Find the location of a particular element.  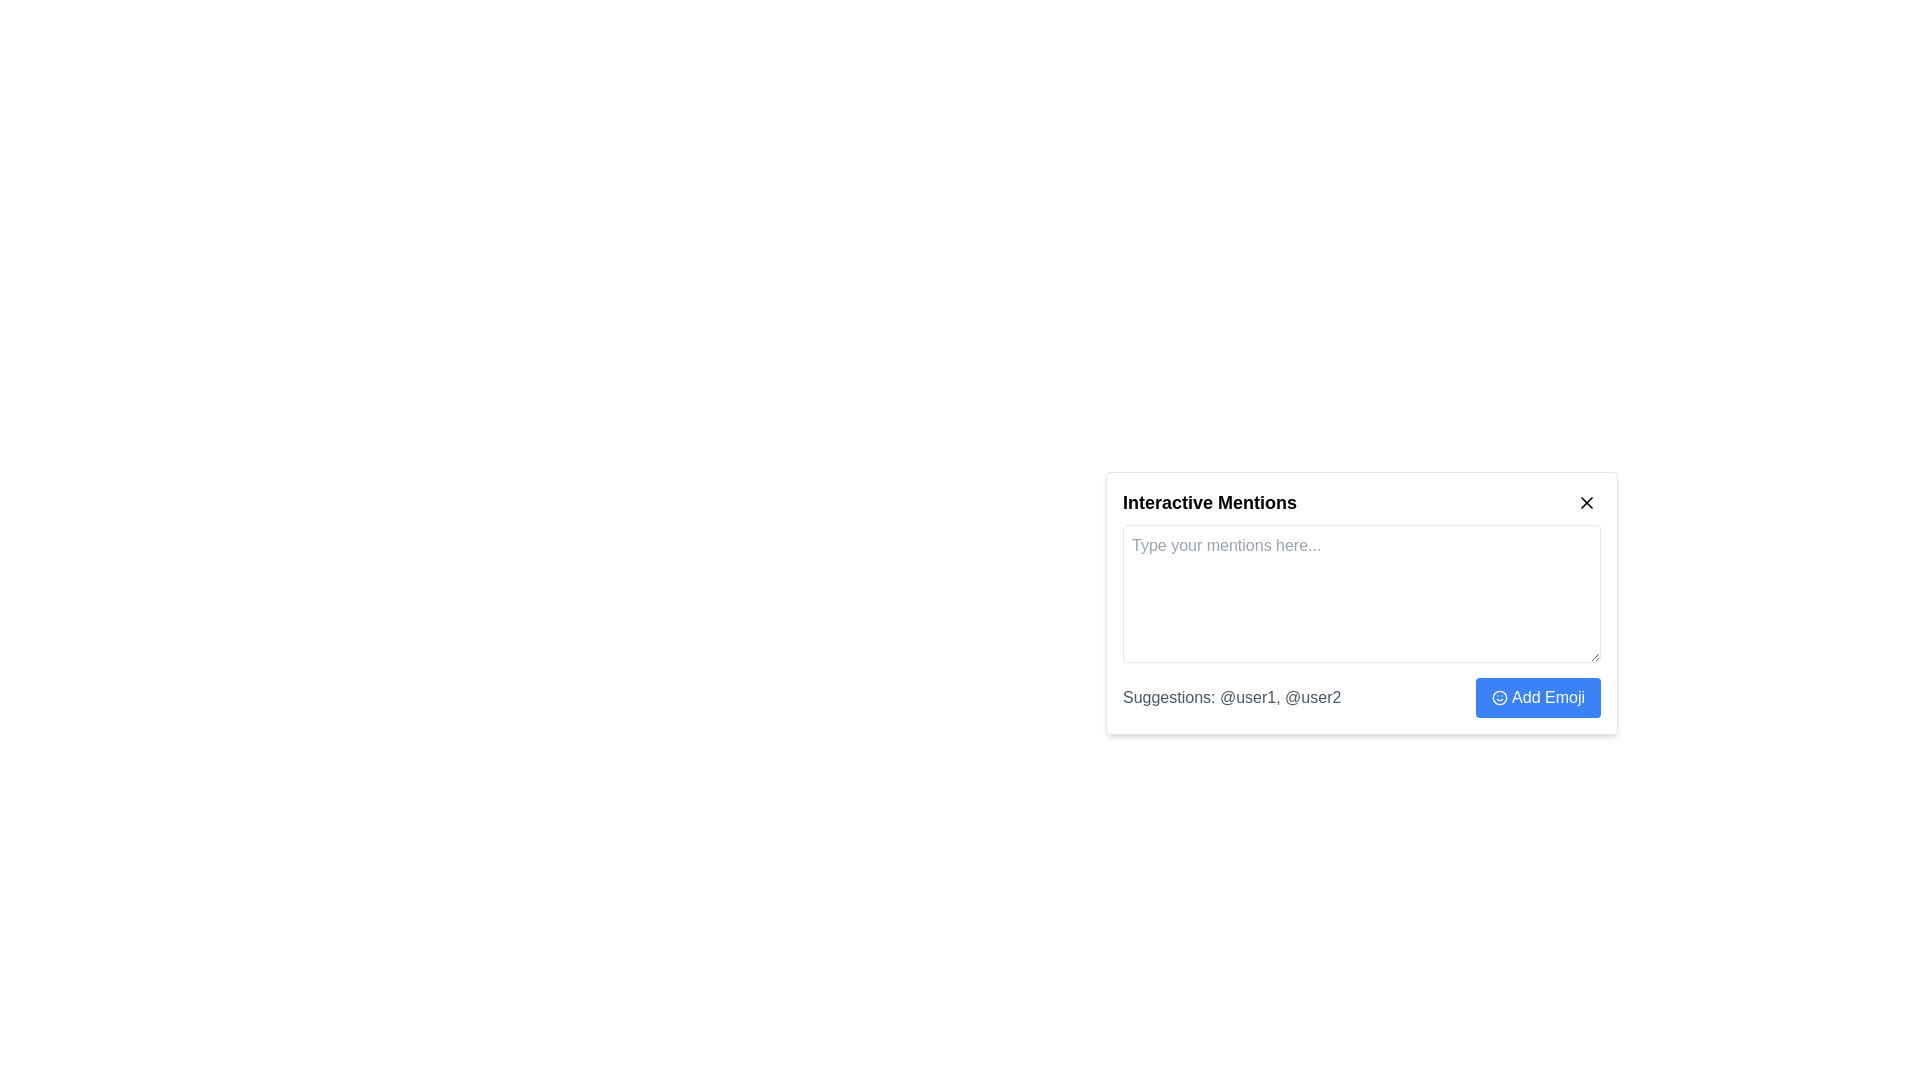

the circular boundary of the smiley face icon, which serves as a visual indicator of an emotive state, as part of the interface design is located at coordinates (1500, 697).